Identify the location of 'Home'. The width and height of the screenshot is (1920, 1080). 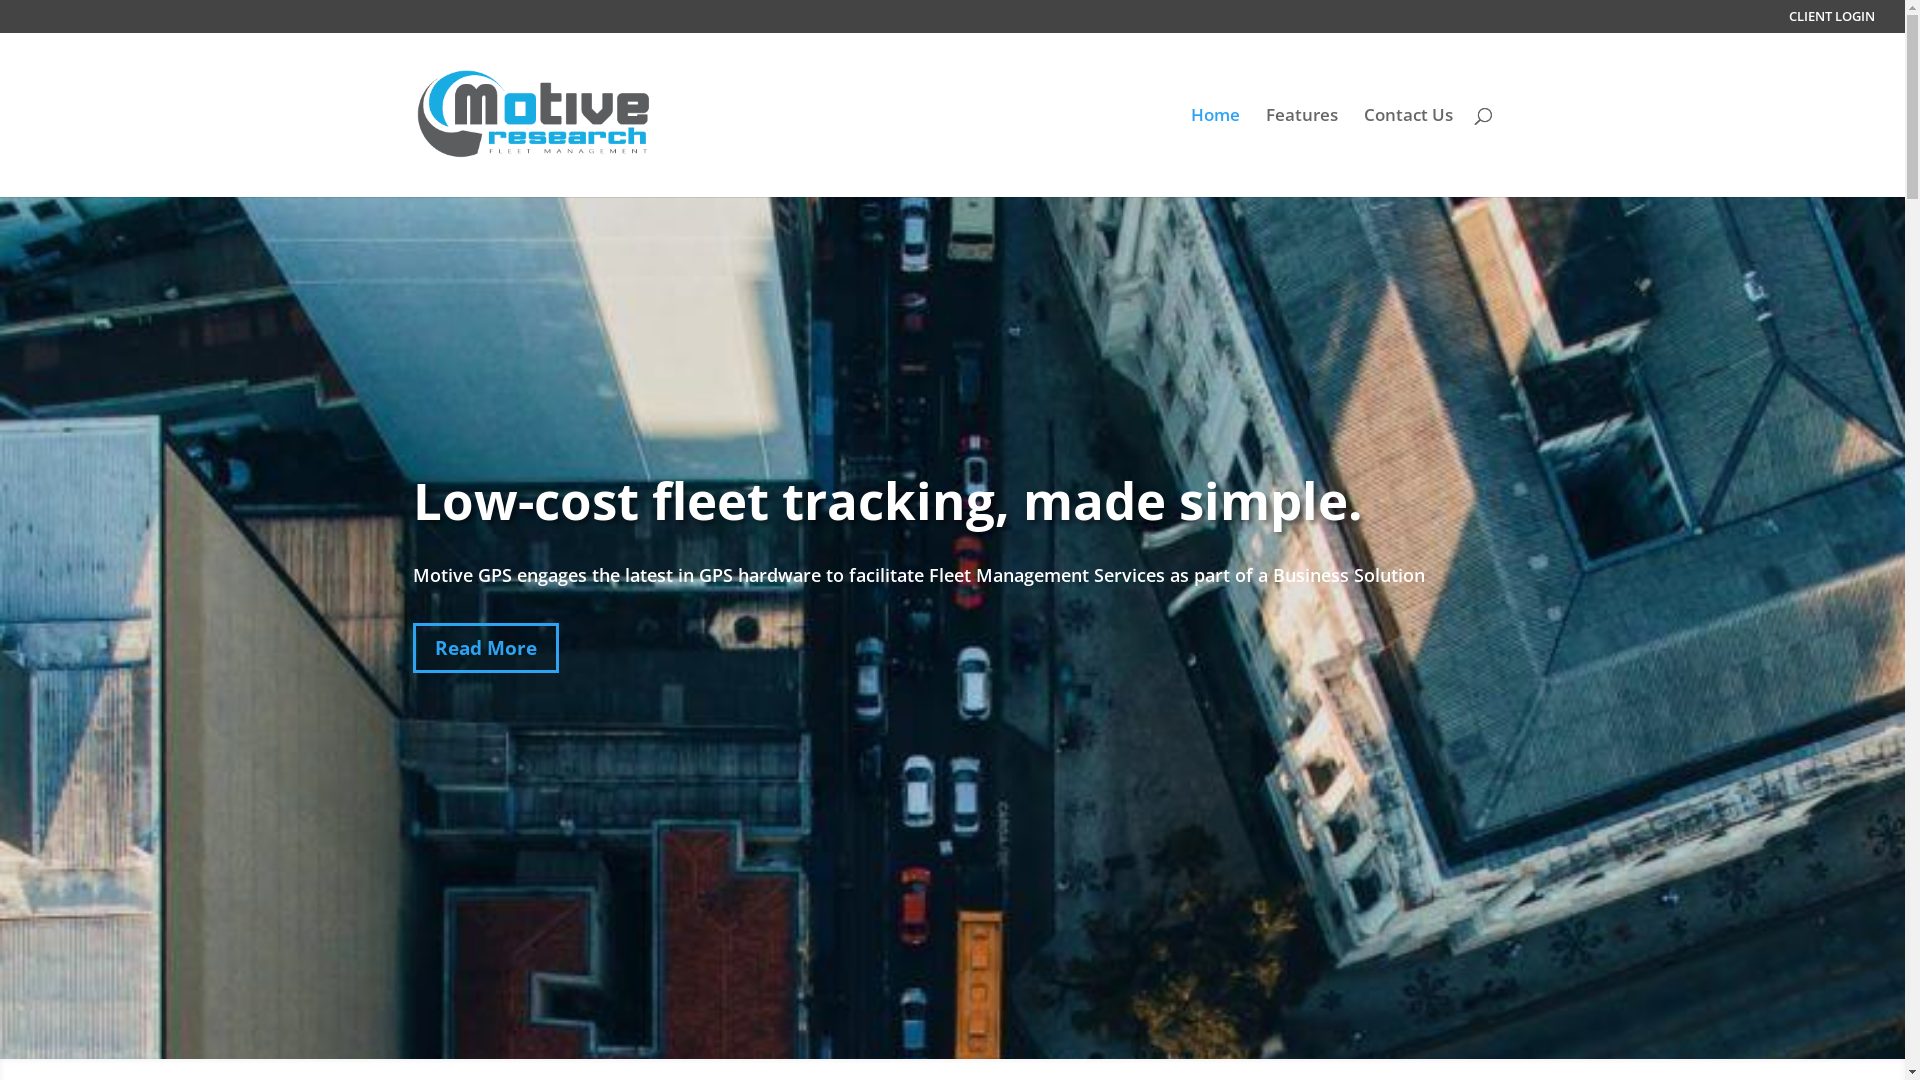
(1213, 151).